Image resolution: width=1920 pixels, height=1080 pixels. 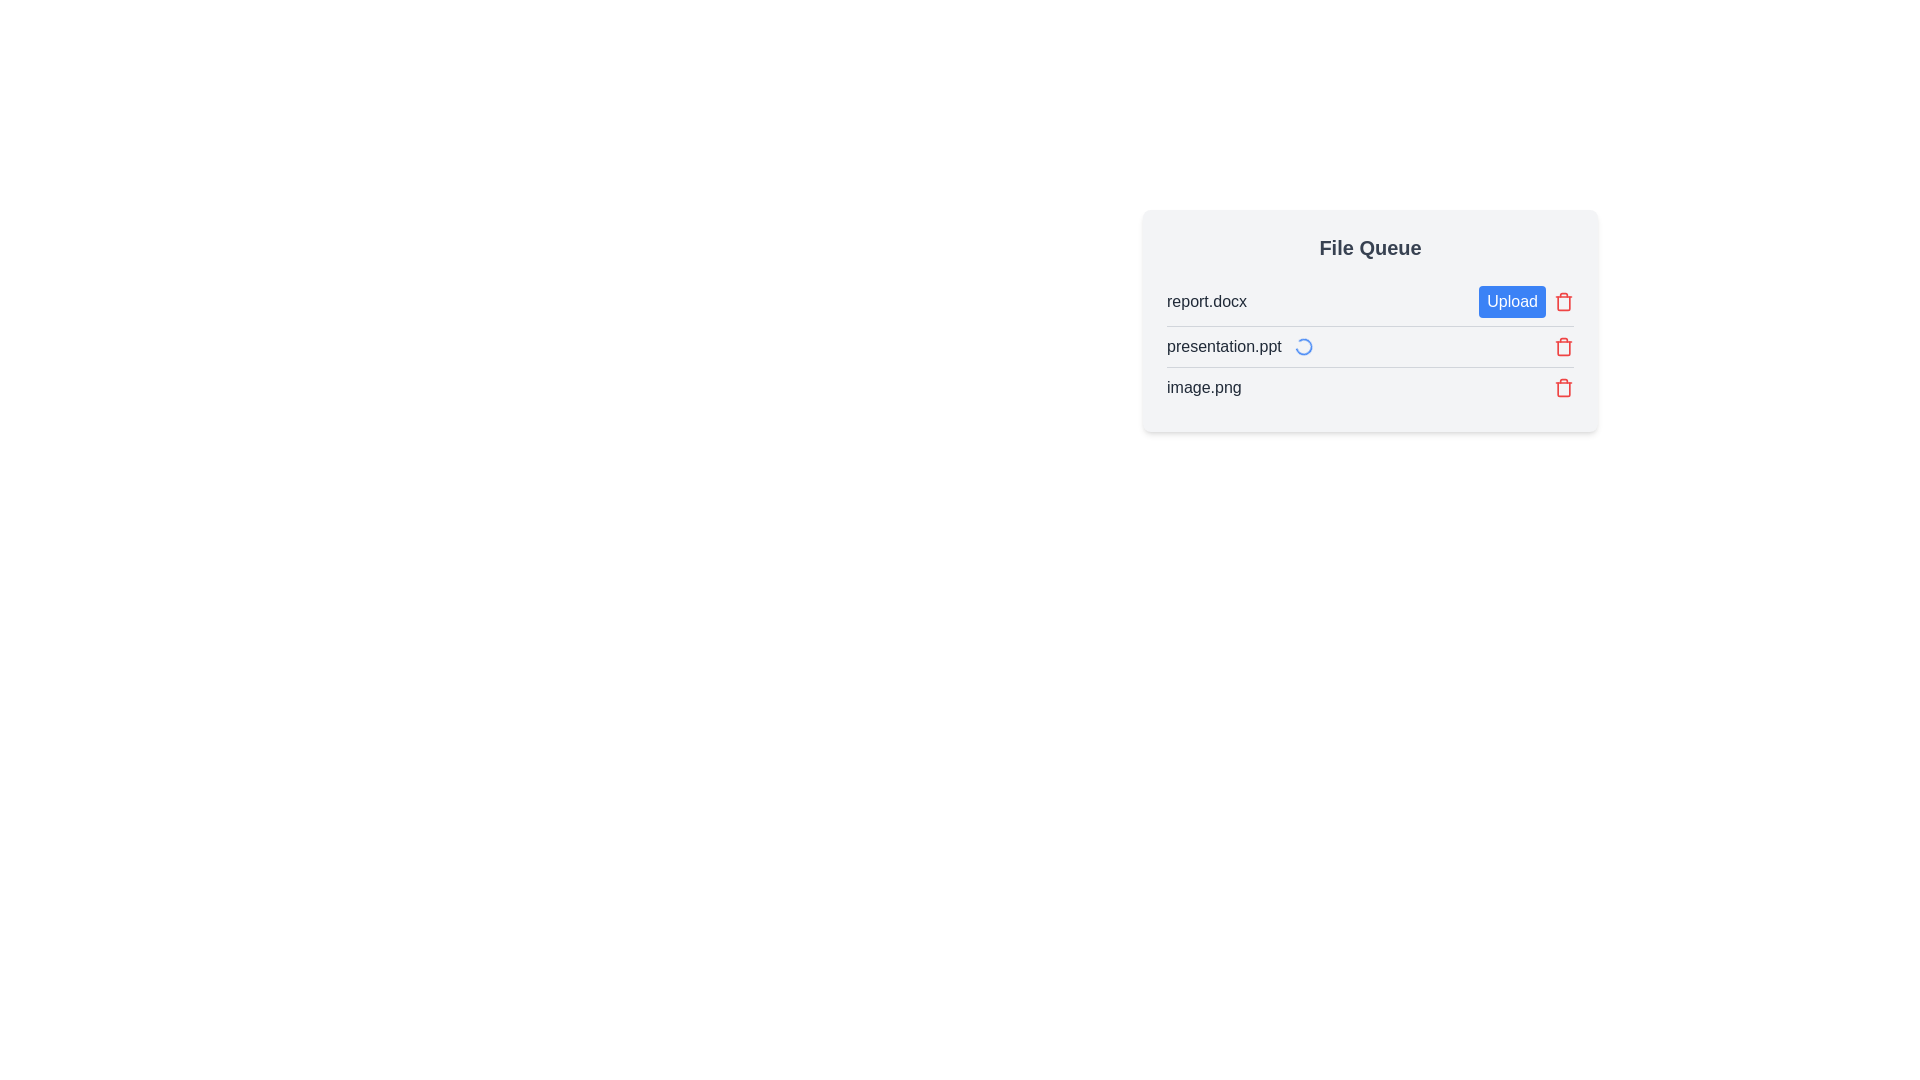 I want to click on the text element displaying the file name 'presentation.ppt' with an animated blue circular icon to its right, located in the second row of the file queue list, so click(x=1239, y=346).